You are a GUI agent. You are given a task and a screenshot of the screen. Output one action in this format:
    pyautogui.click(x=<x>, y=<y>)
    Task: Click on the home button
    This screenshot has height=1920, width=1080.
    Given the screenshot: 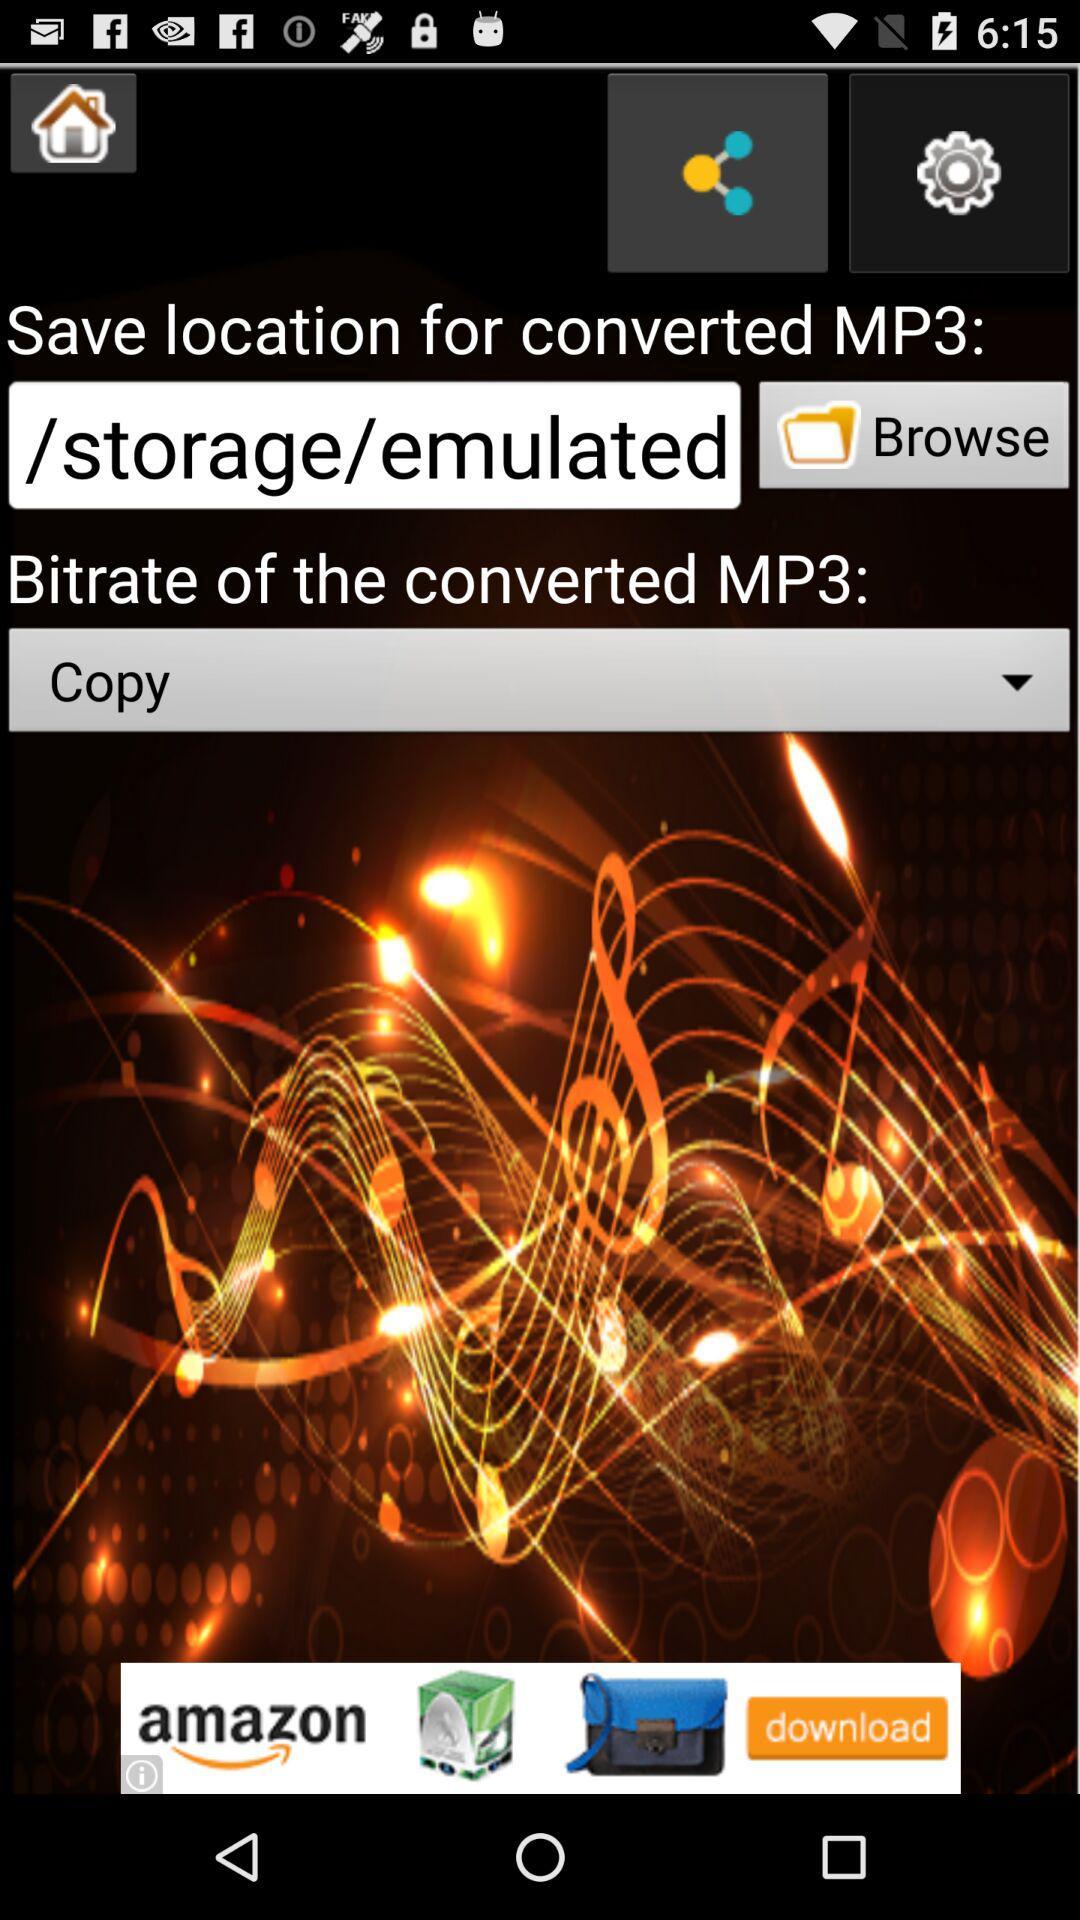 What is the action you would take?
    pyautogui.click(x=72, y=122)
    